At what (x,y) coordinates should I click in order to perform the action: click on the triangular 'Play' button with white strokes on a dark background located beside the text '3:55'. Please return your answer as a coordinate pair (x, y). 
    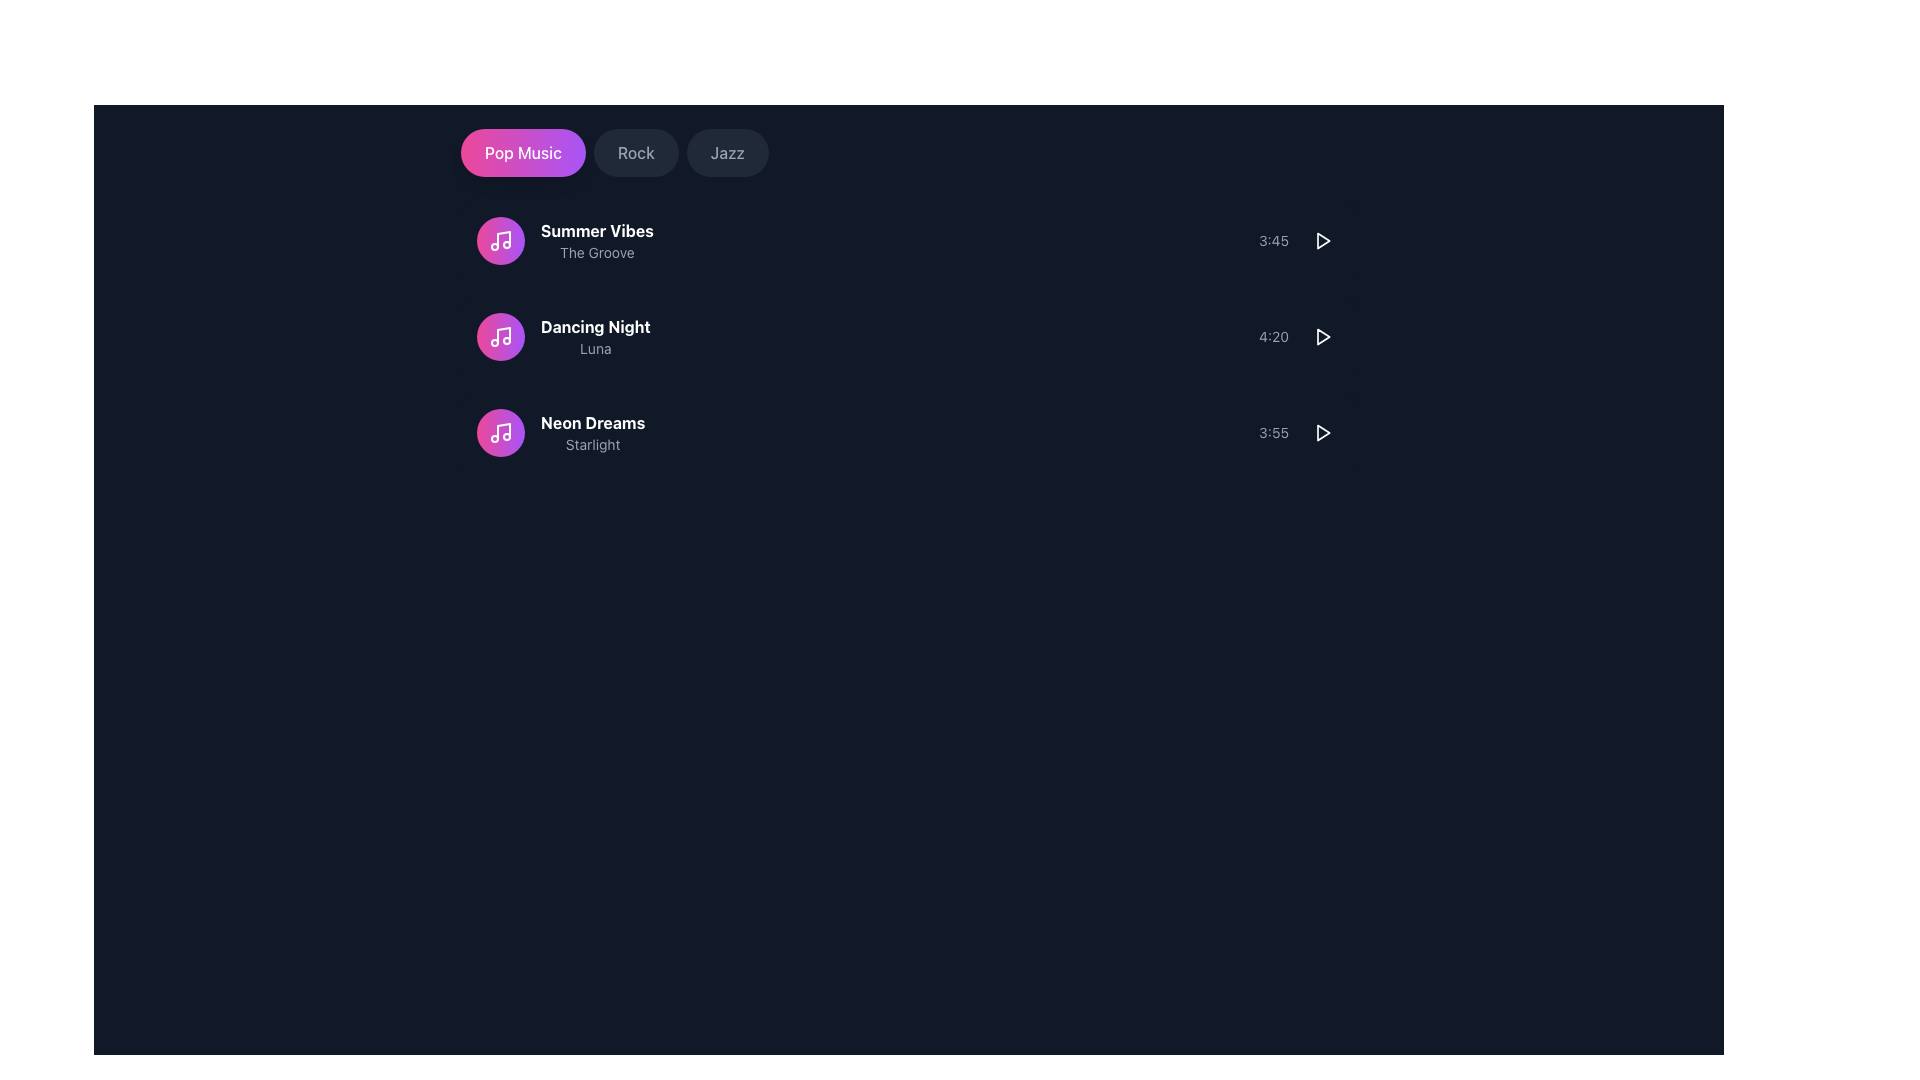
    Looking at the image, I should click on (1323, 431).